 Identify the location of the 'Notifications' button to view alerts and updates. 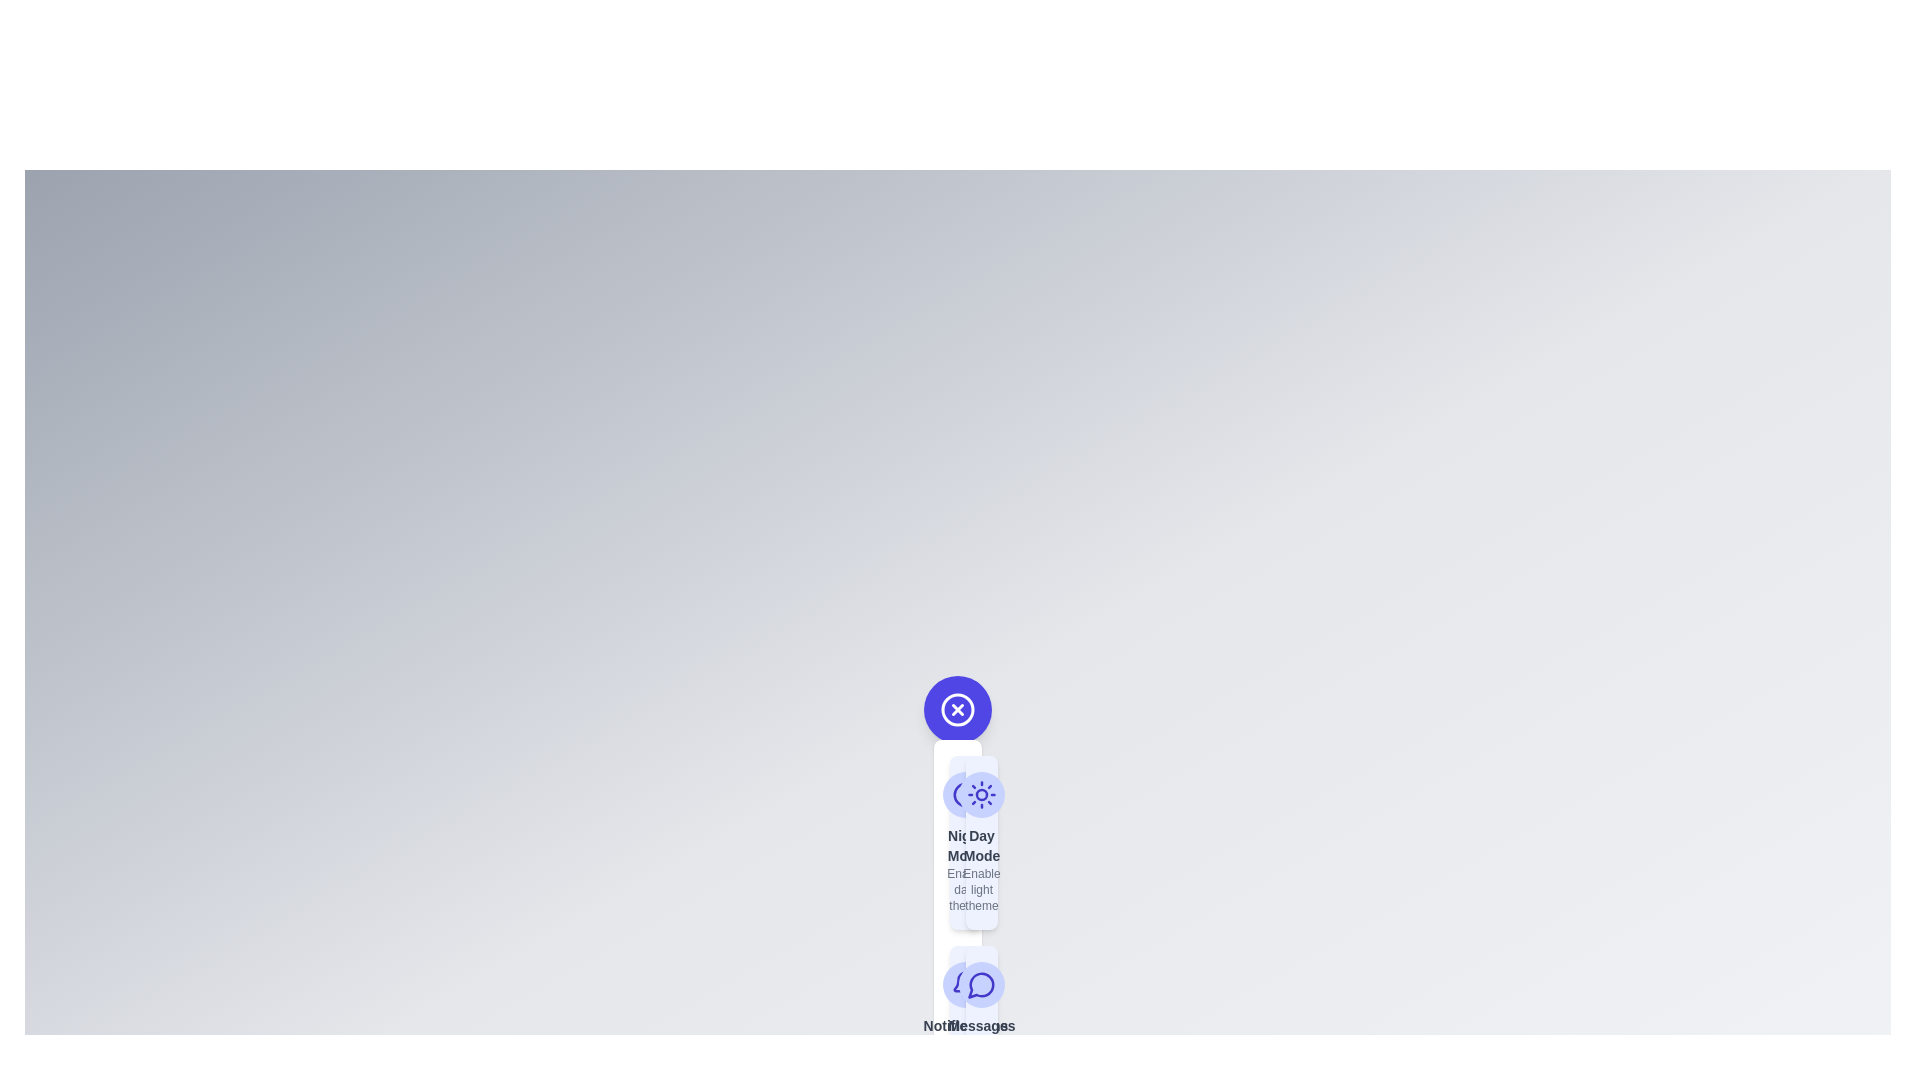
(965, 1030).